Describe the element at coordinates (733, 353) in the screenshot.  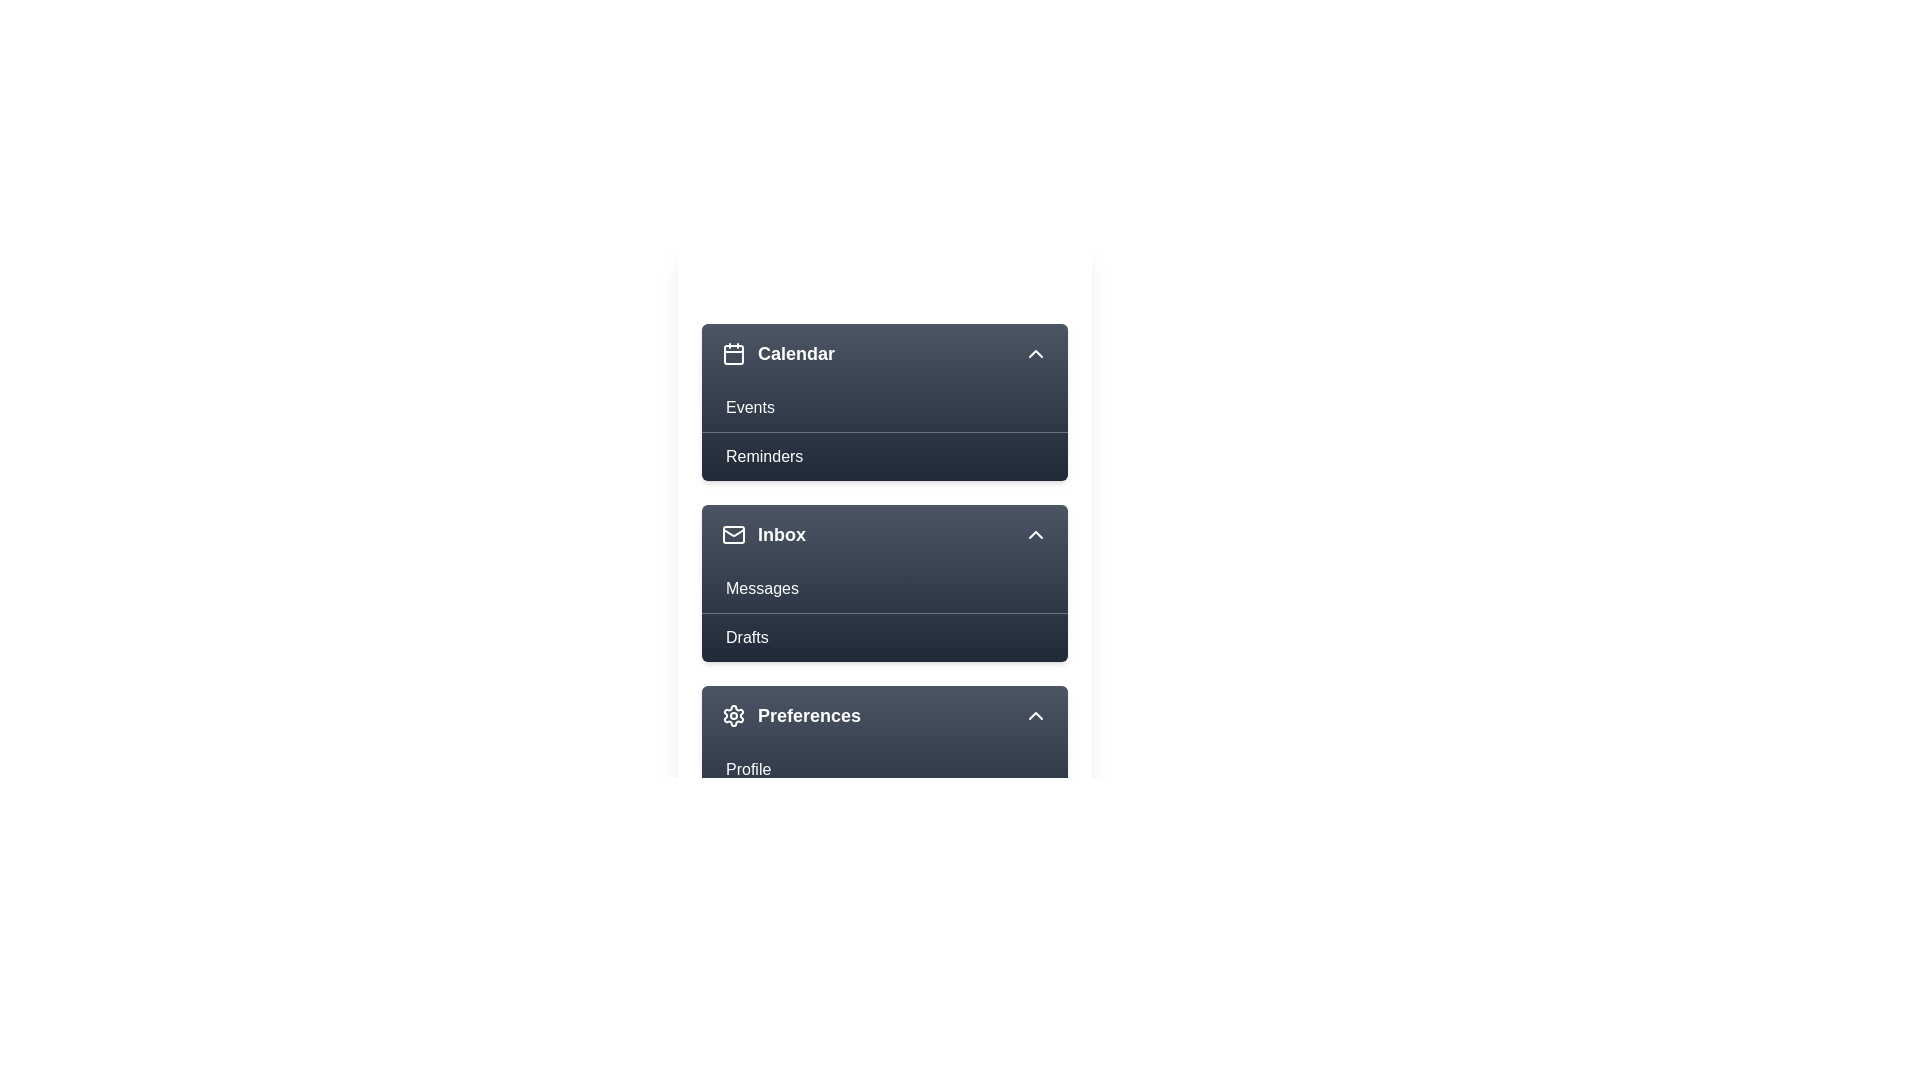
I see `the icon next to the section title Calendar to toggle its visibility` at that location.